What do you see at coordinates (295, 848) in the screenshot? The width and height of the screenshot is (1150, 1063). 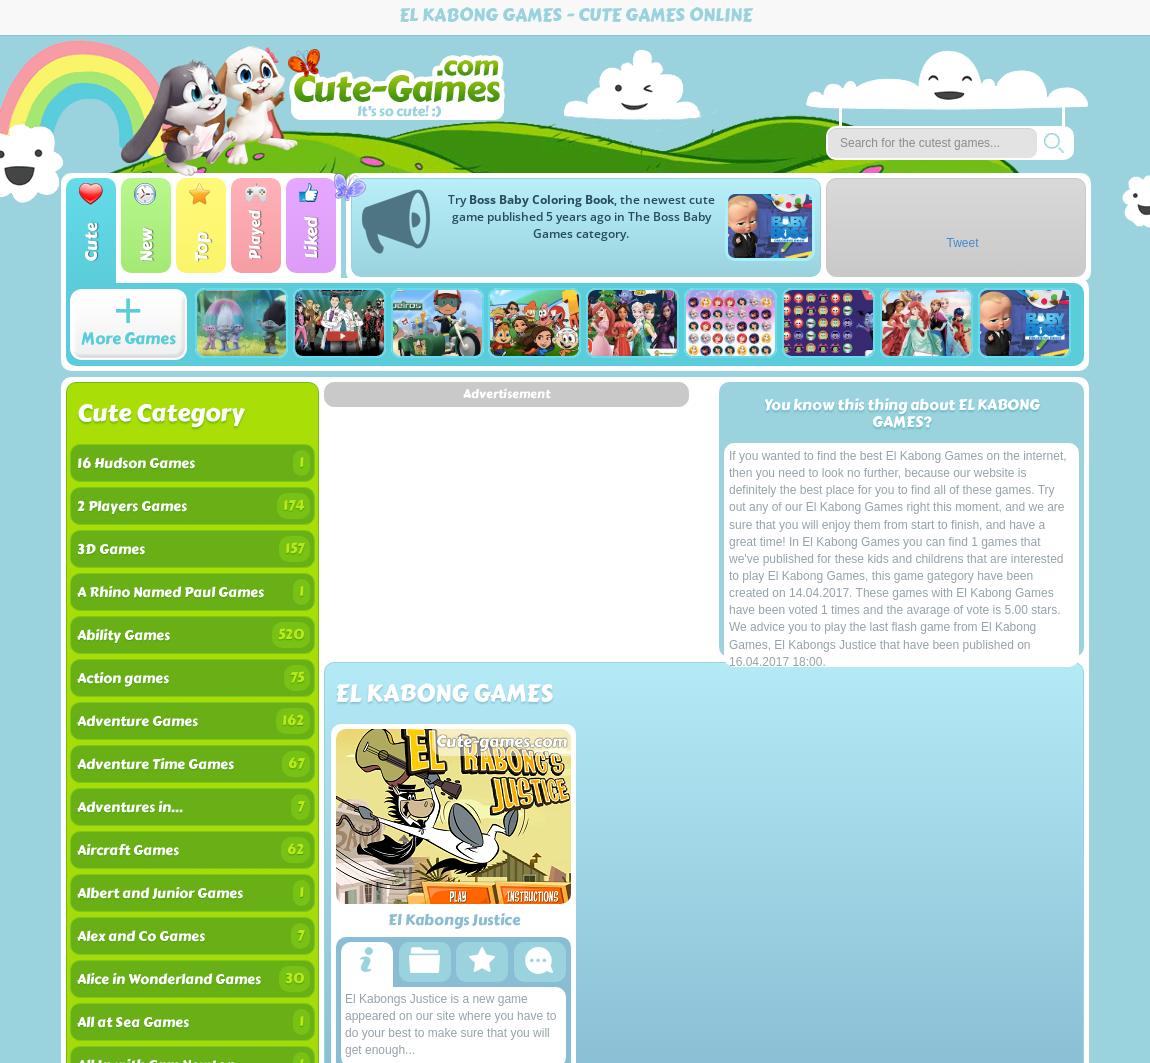 I see `'62'` at bounding box center [295, 848].